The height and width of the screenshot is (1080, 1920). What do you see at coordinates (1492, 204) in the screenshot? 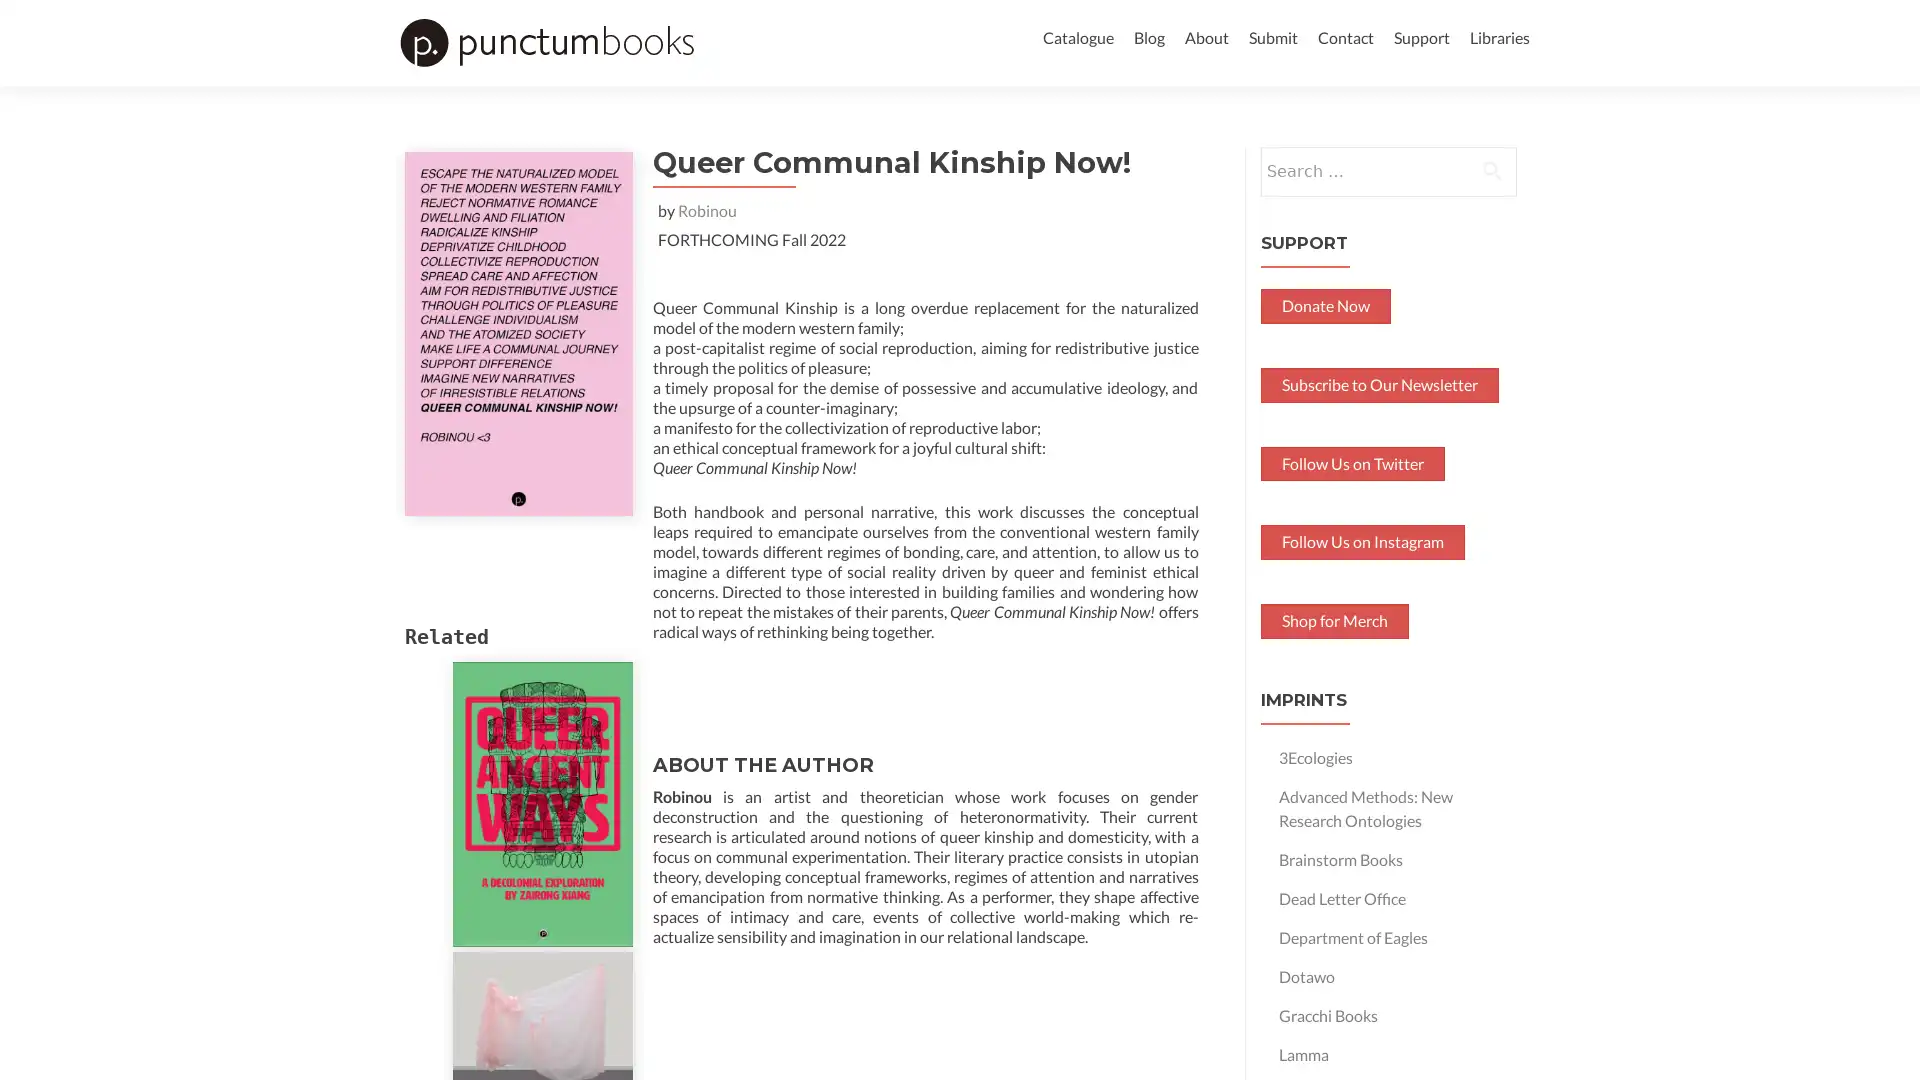
I see `Search` at bounding box center [1492, 204].